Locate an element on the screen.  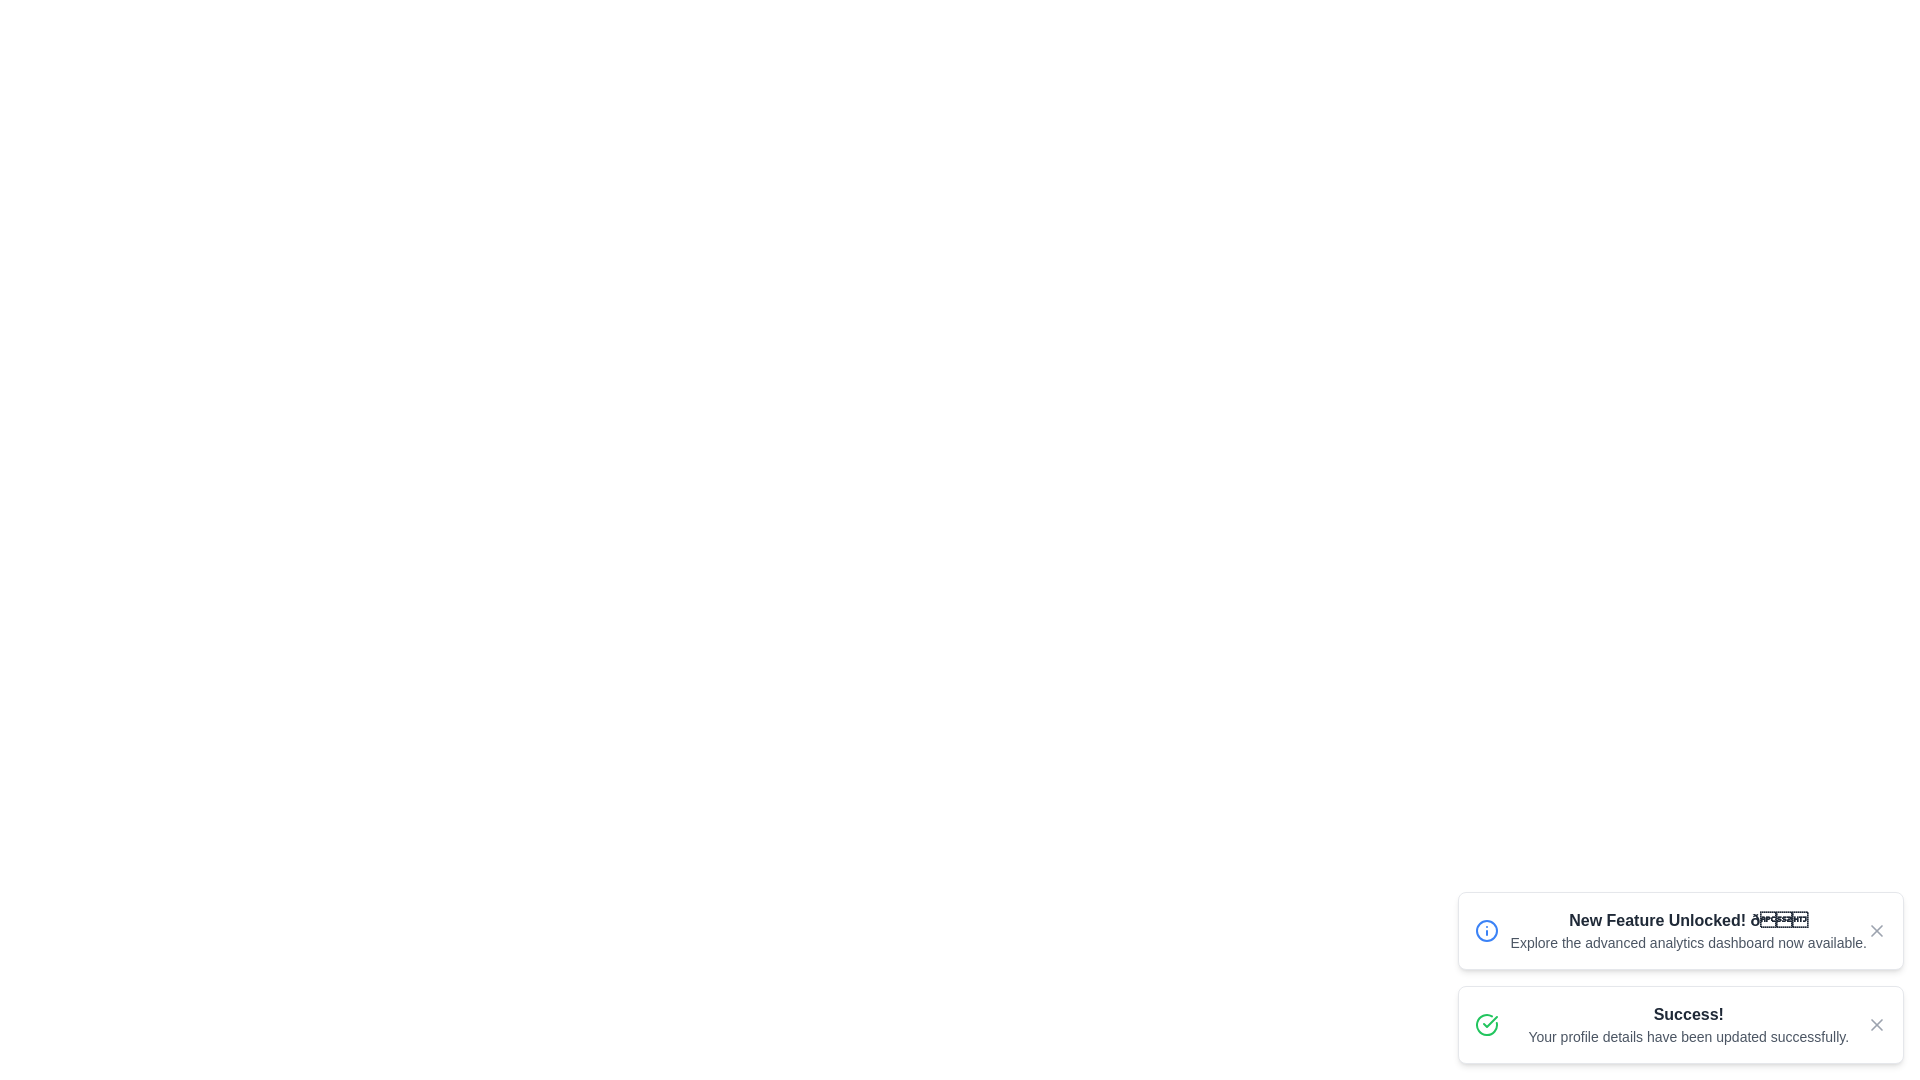
the first notification to focus on its content is located at coordinates (1680, 930).